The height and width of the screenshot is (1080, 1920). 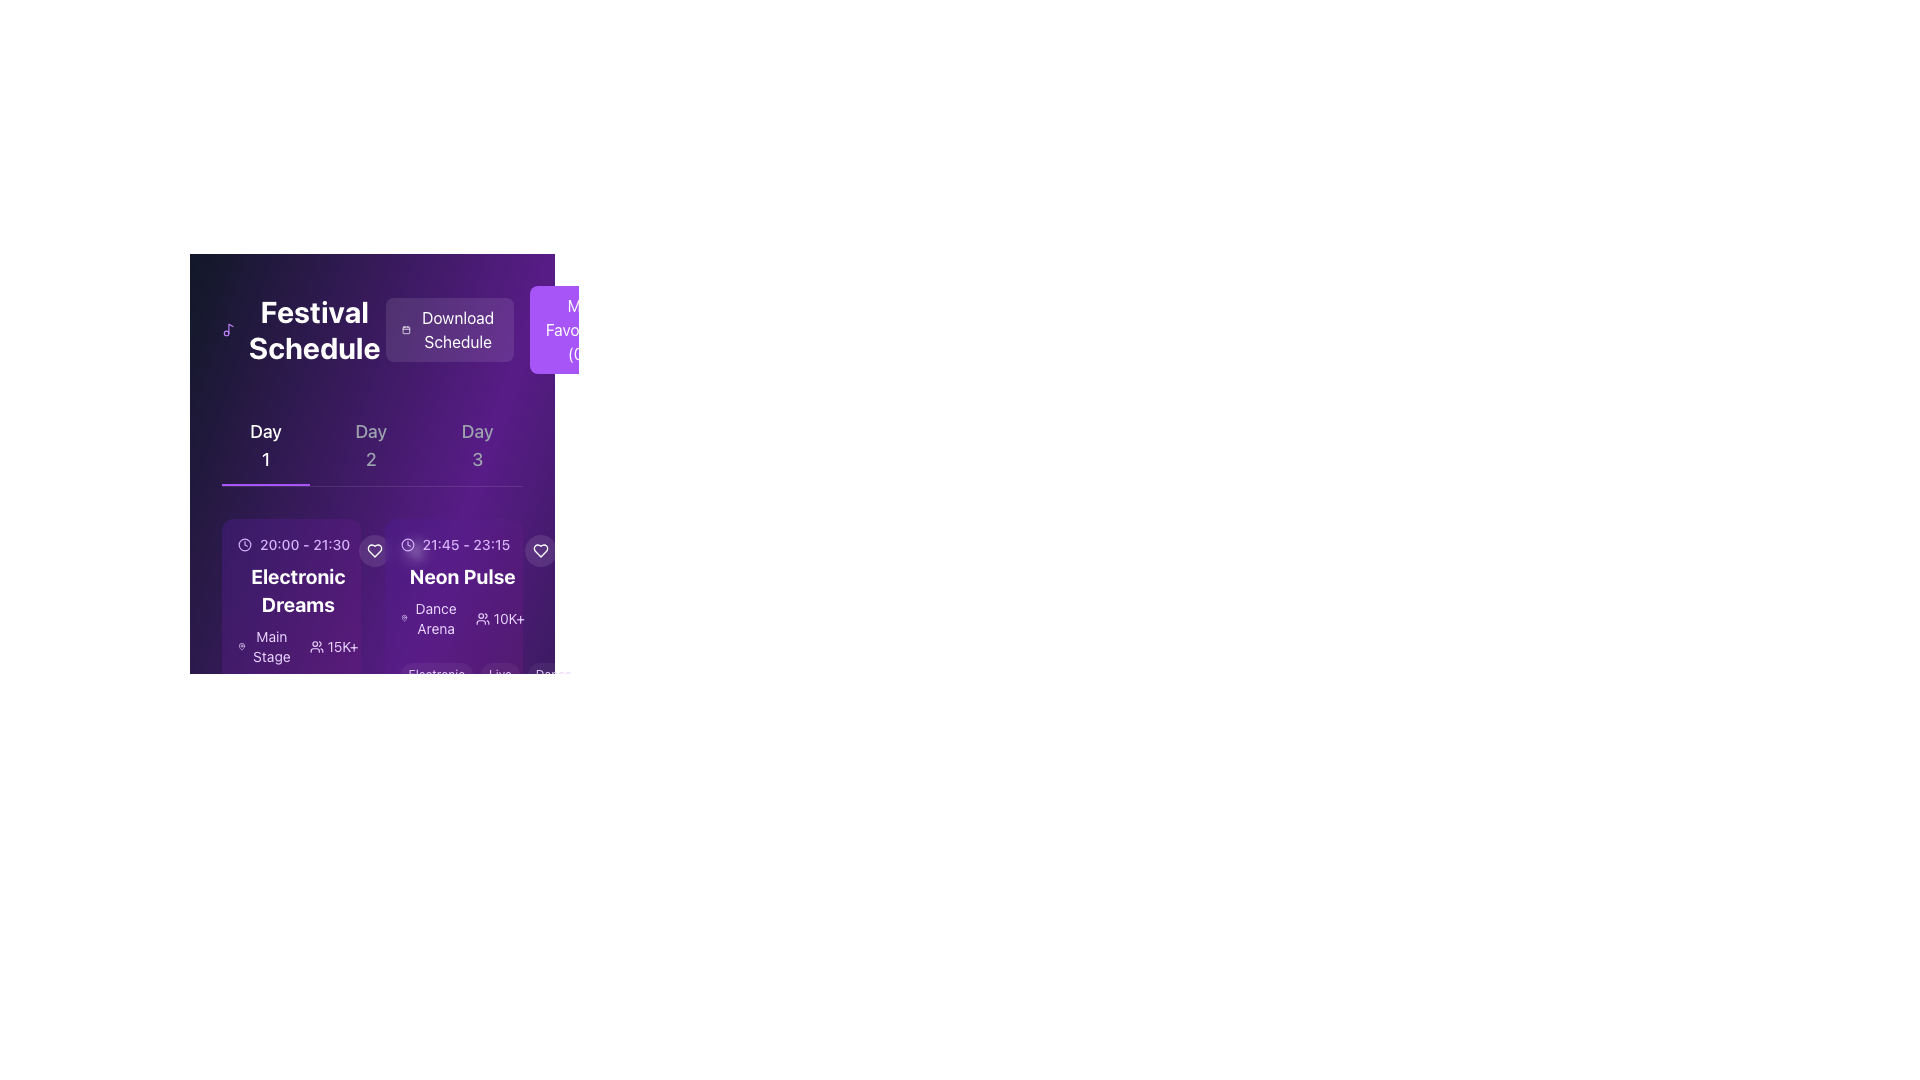 I want to click on the heart-shaped 'Favorite' button located in the top-right corner of the 'Electronic Dreams' event card to mark it as favorite, so click(x=374, y=551).